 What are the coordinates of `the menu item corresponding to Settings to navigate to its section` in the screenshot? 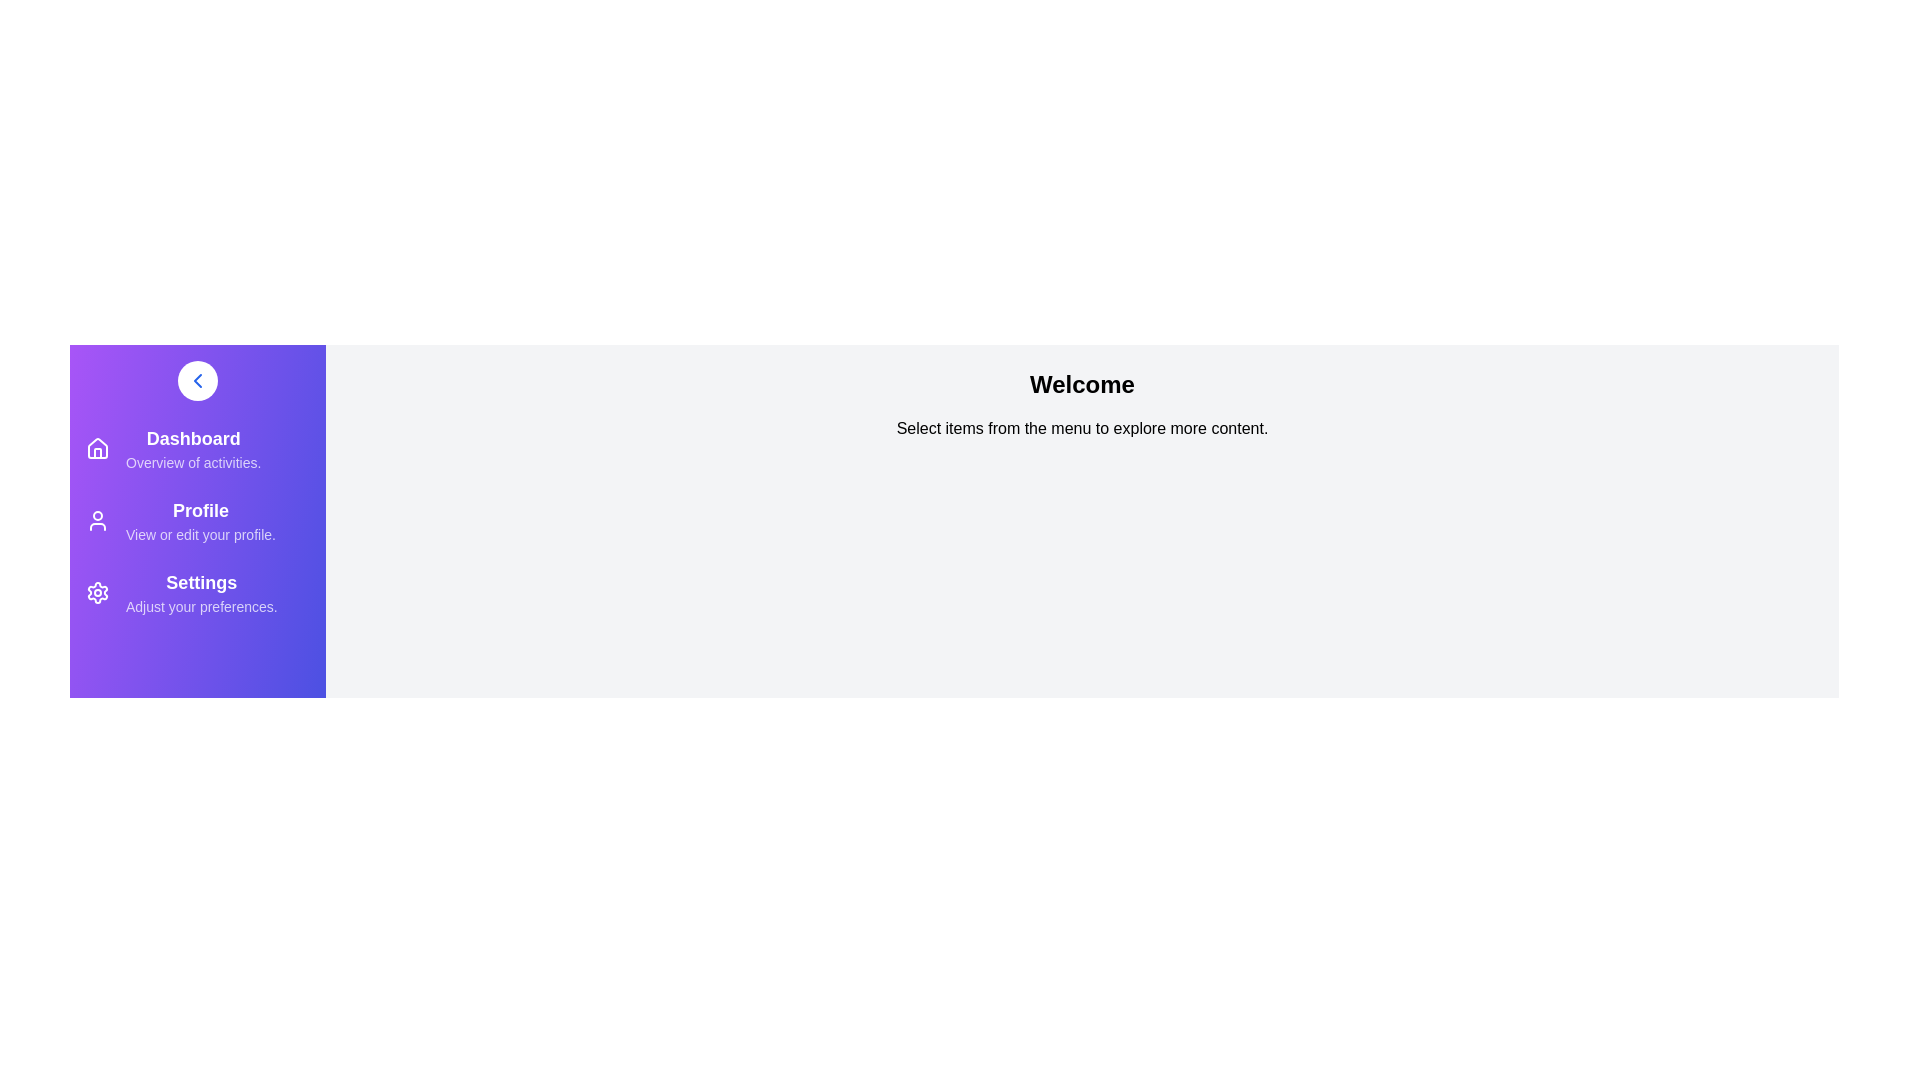 It's located at (197, 592).